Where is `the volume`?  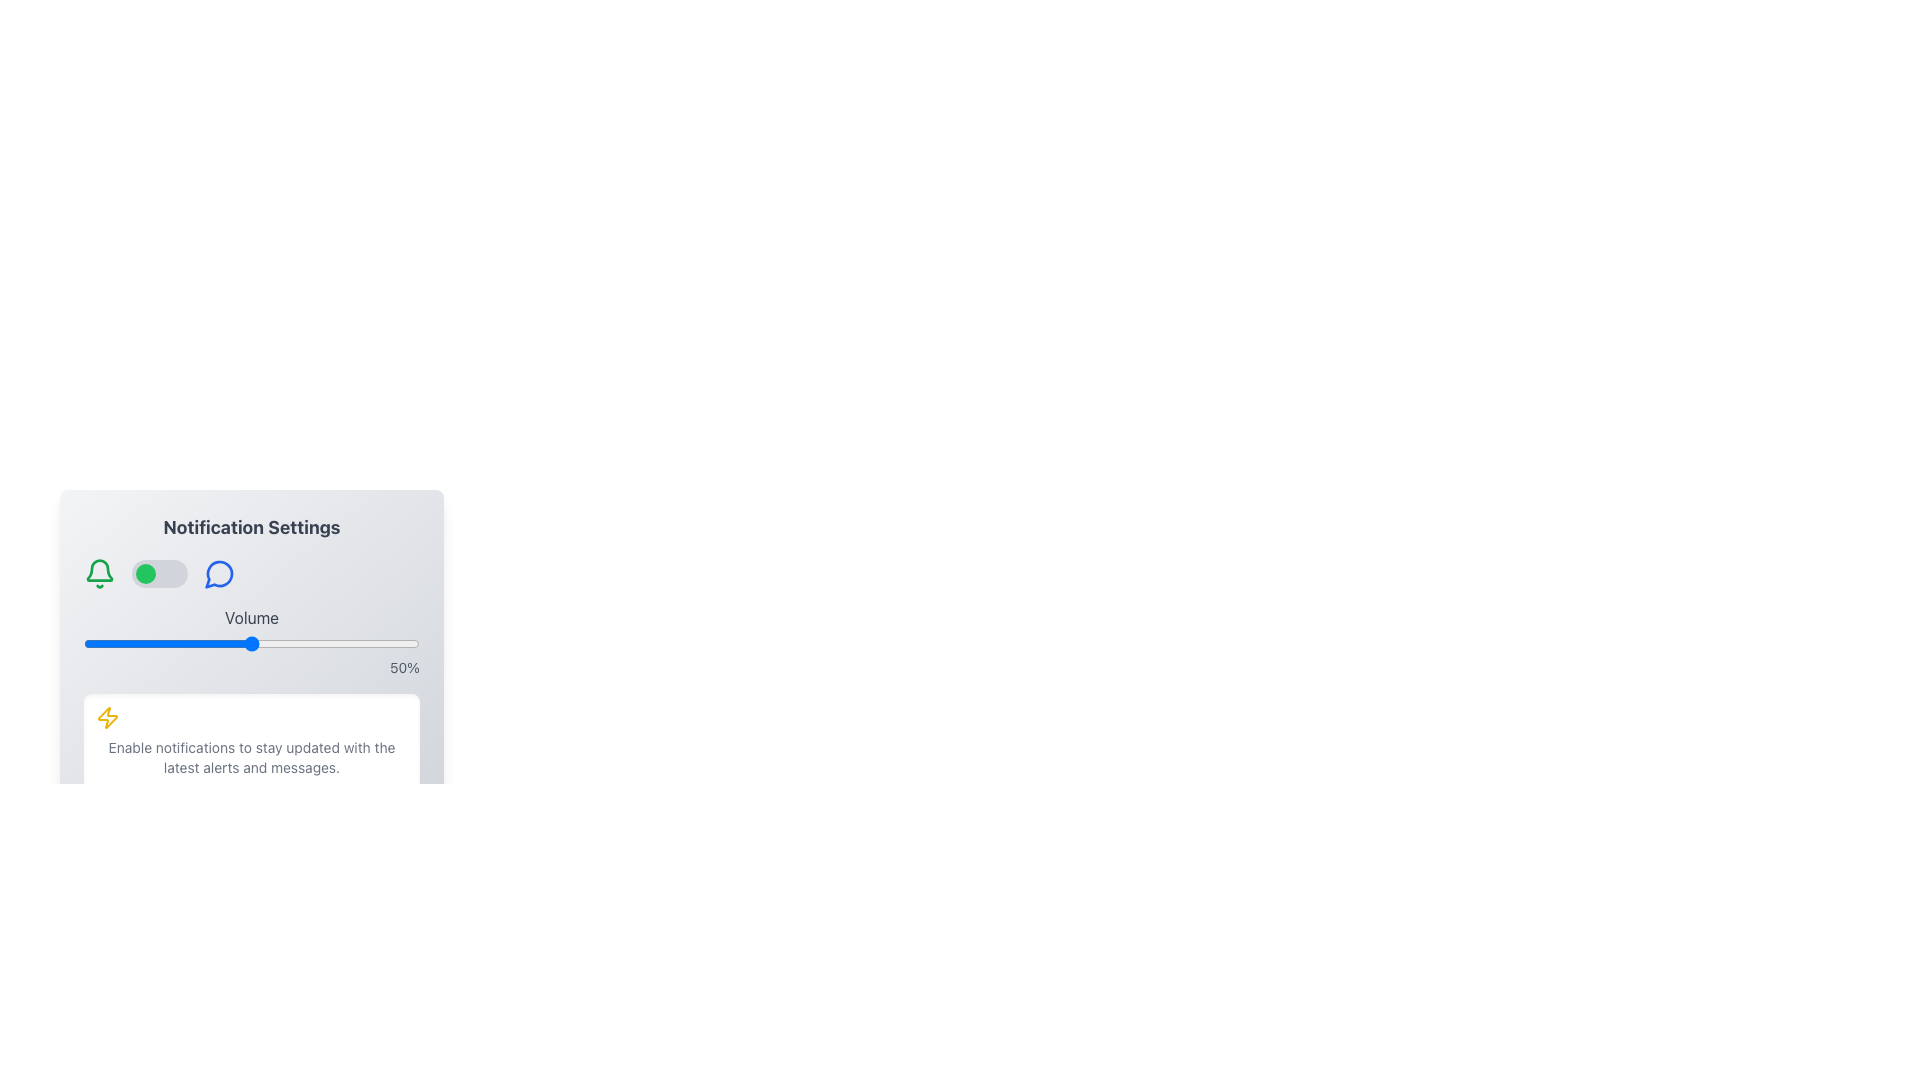 the volume is located at coordinates (376, 644).